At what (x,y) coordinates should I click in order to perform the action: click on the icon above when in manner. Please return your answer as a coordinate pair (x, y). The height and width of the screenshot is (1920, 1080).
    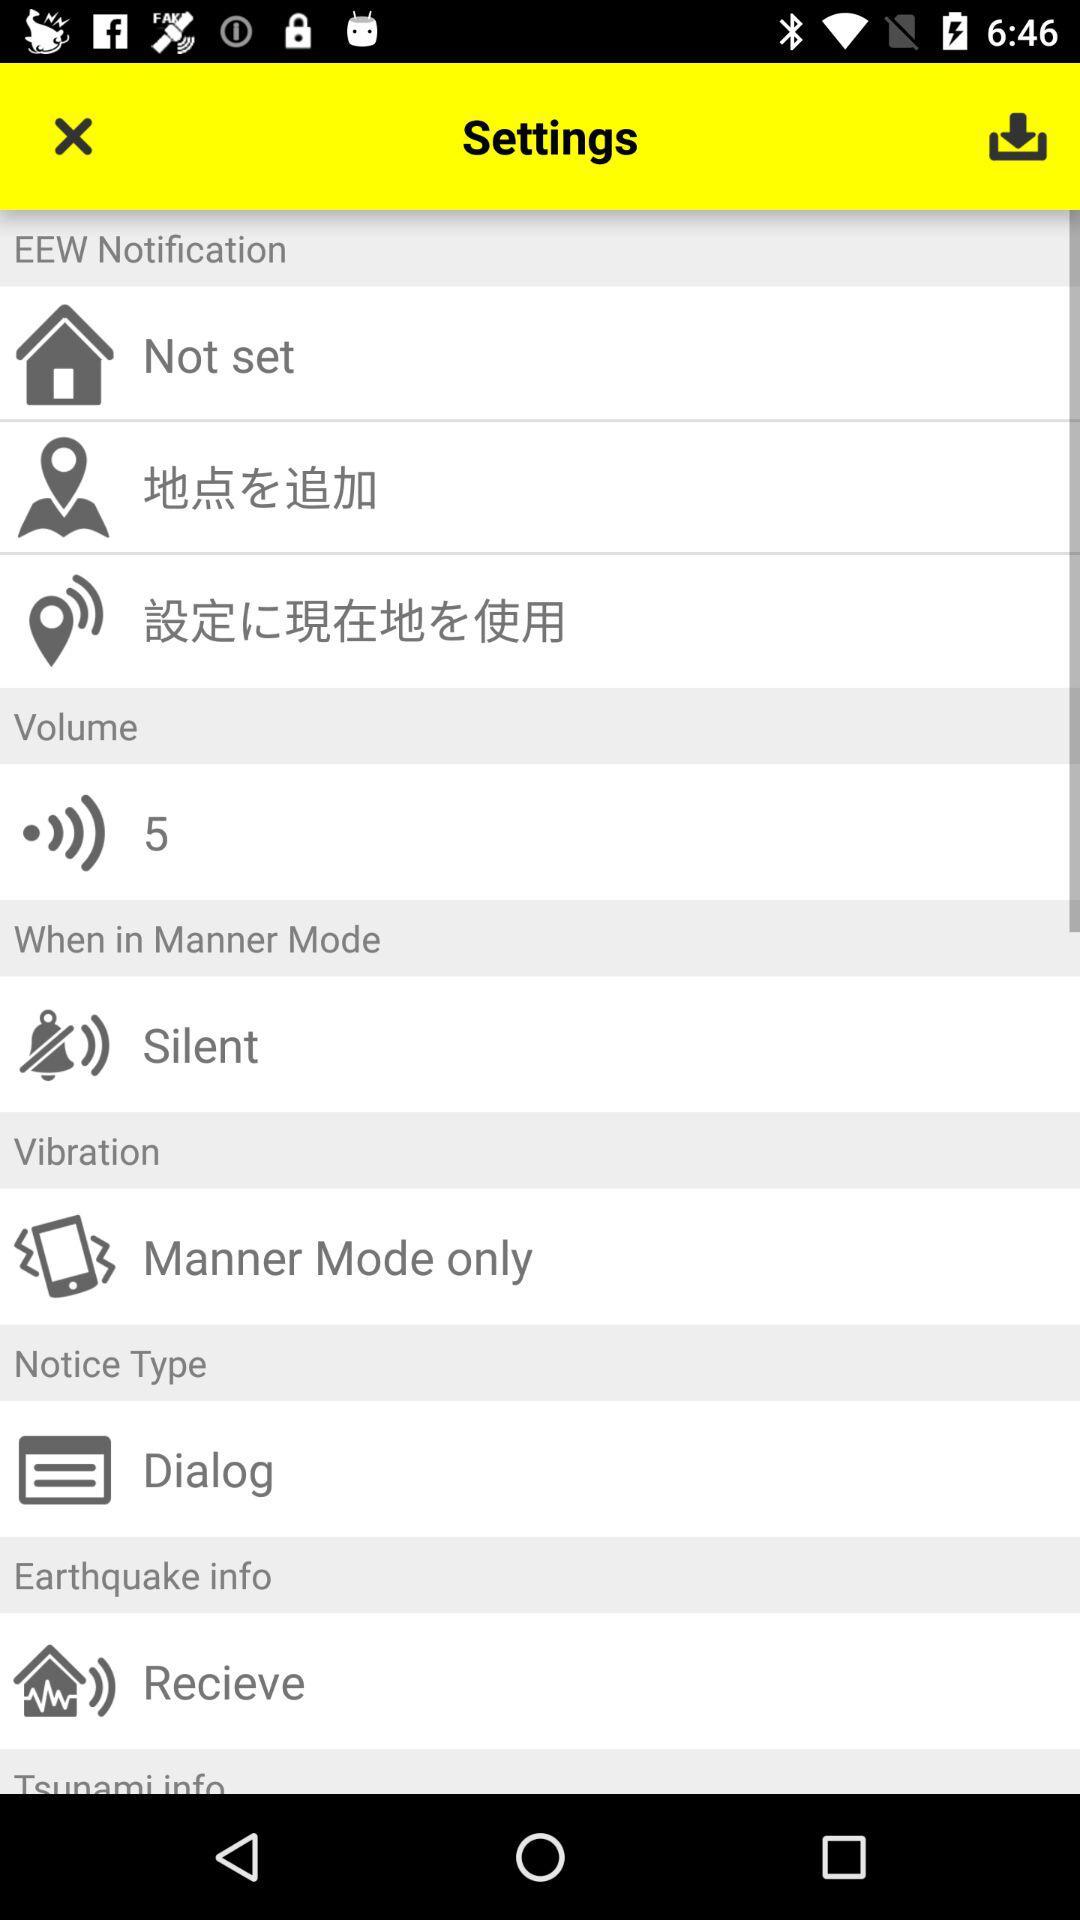
    Looking at the image, I should click on (603, 832).